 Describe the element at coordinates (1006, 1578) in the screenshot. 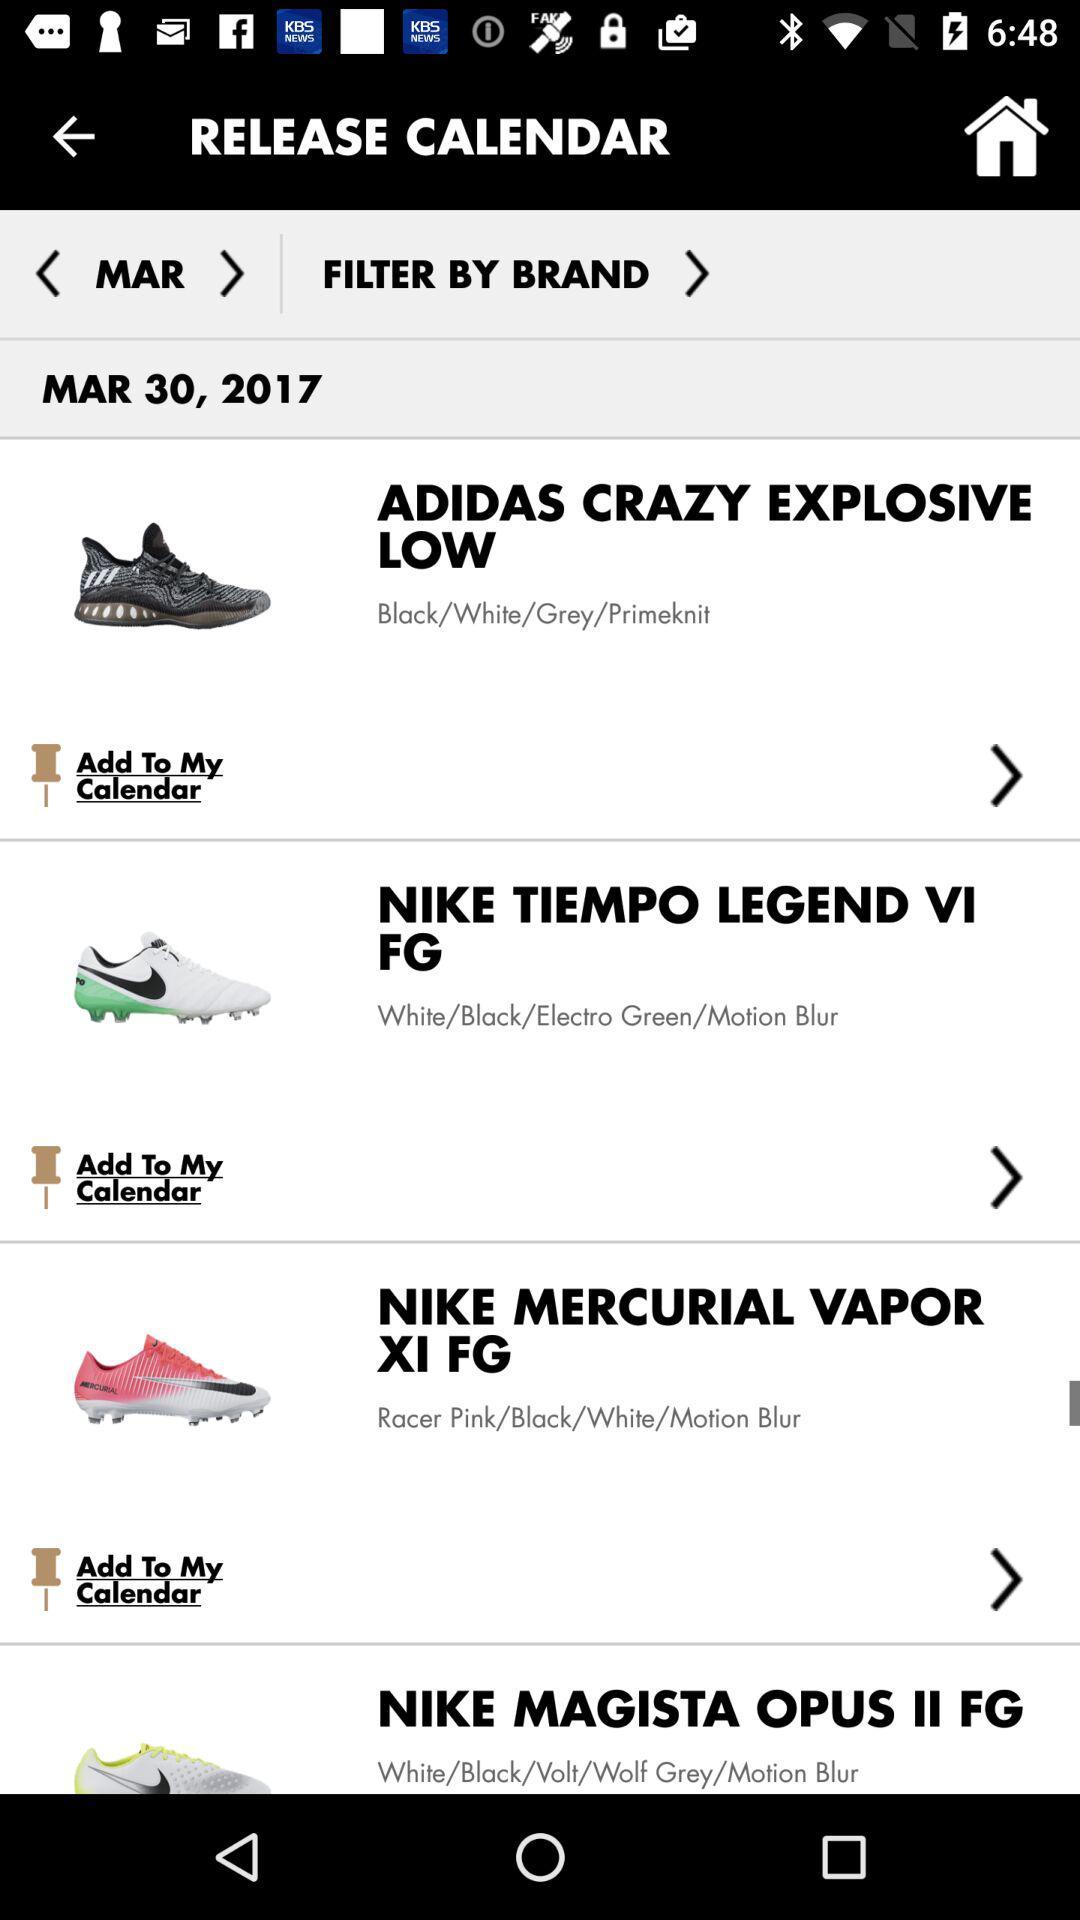

I see `the icon below the nike mercurial vapor` at that location.